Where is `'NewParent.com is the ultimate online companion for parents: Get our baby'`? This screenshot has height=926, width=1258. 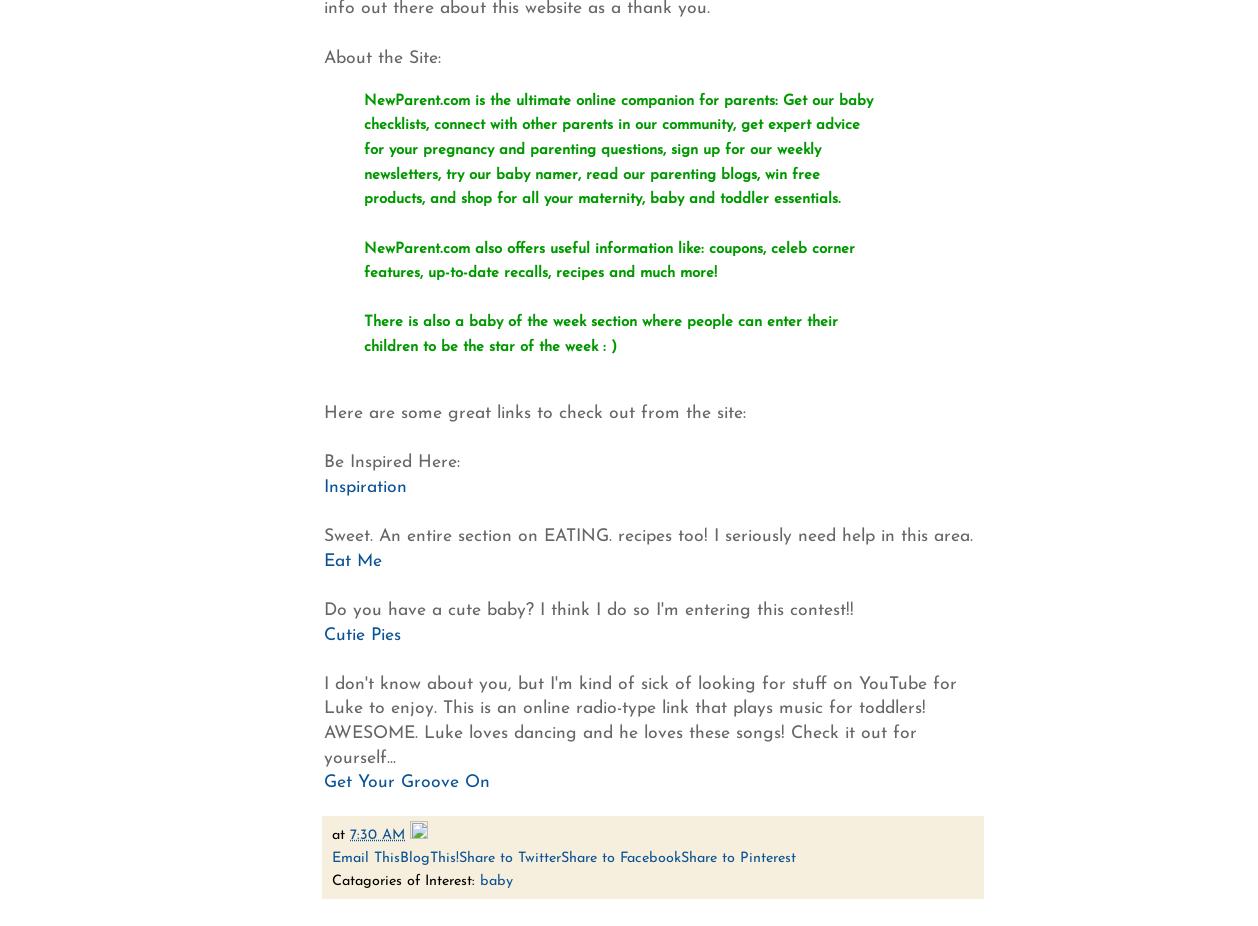
'NewParent.com is the ultimate online companion for parents: Get our baby' is located at coordinates (617, 99).